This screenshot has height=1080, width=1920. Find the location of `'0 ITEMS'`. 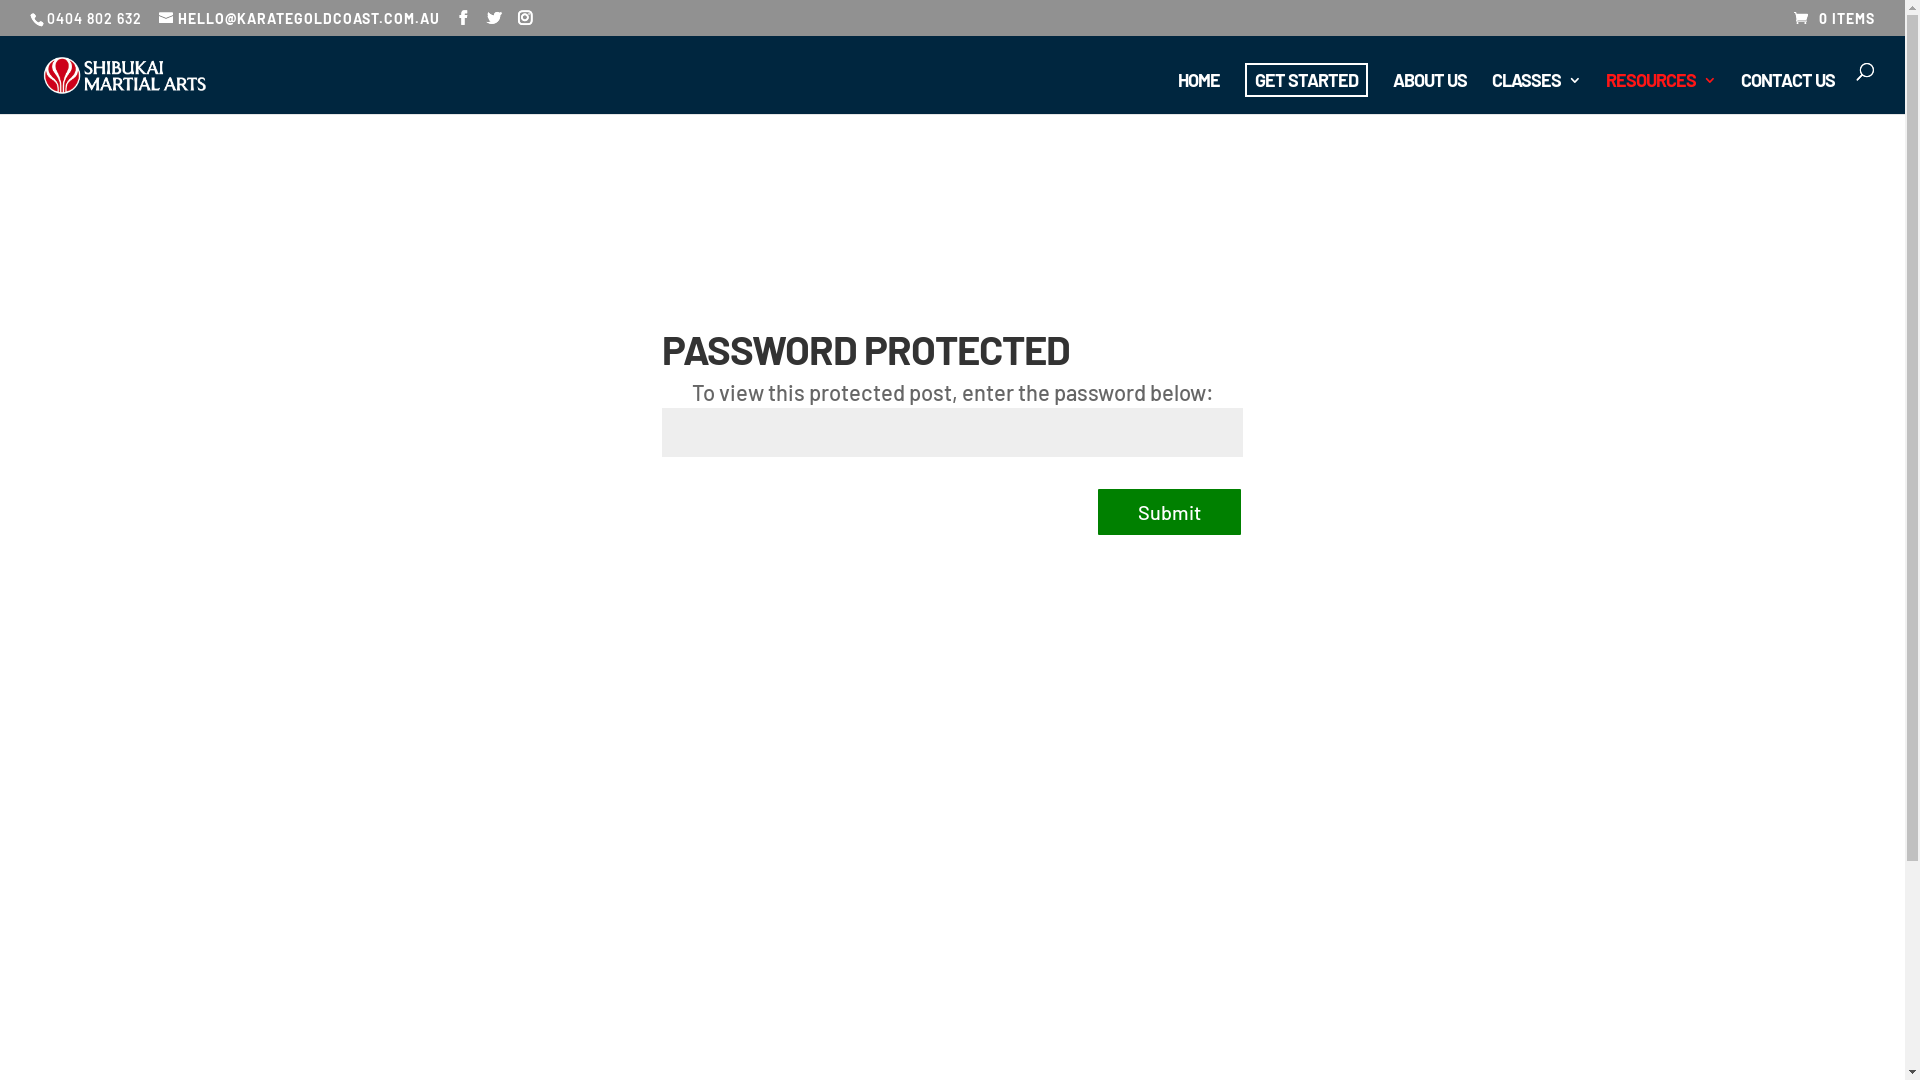

'0 ITEMS' is located at coordinates (1834, 18).